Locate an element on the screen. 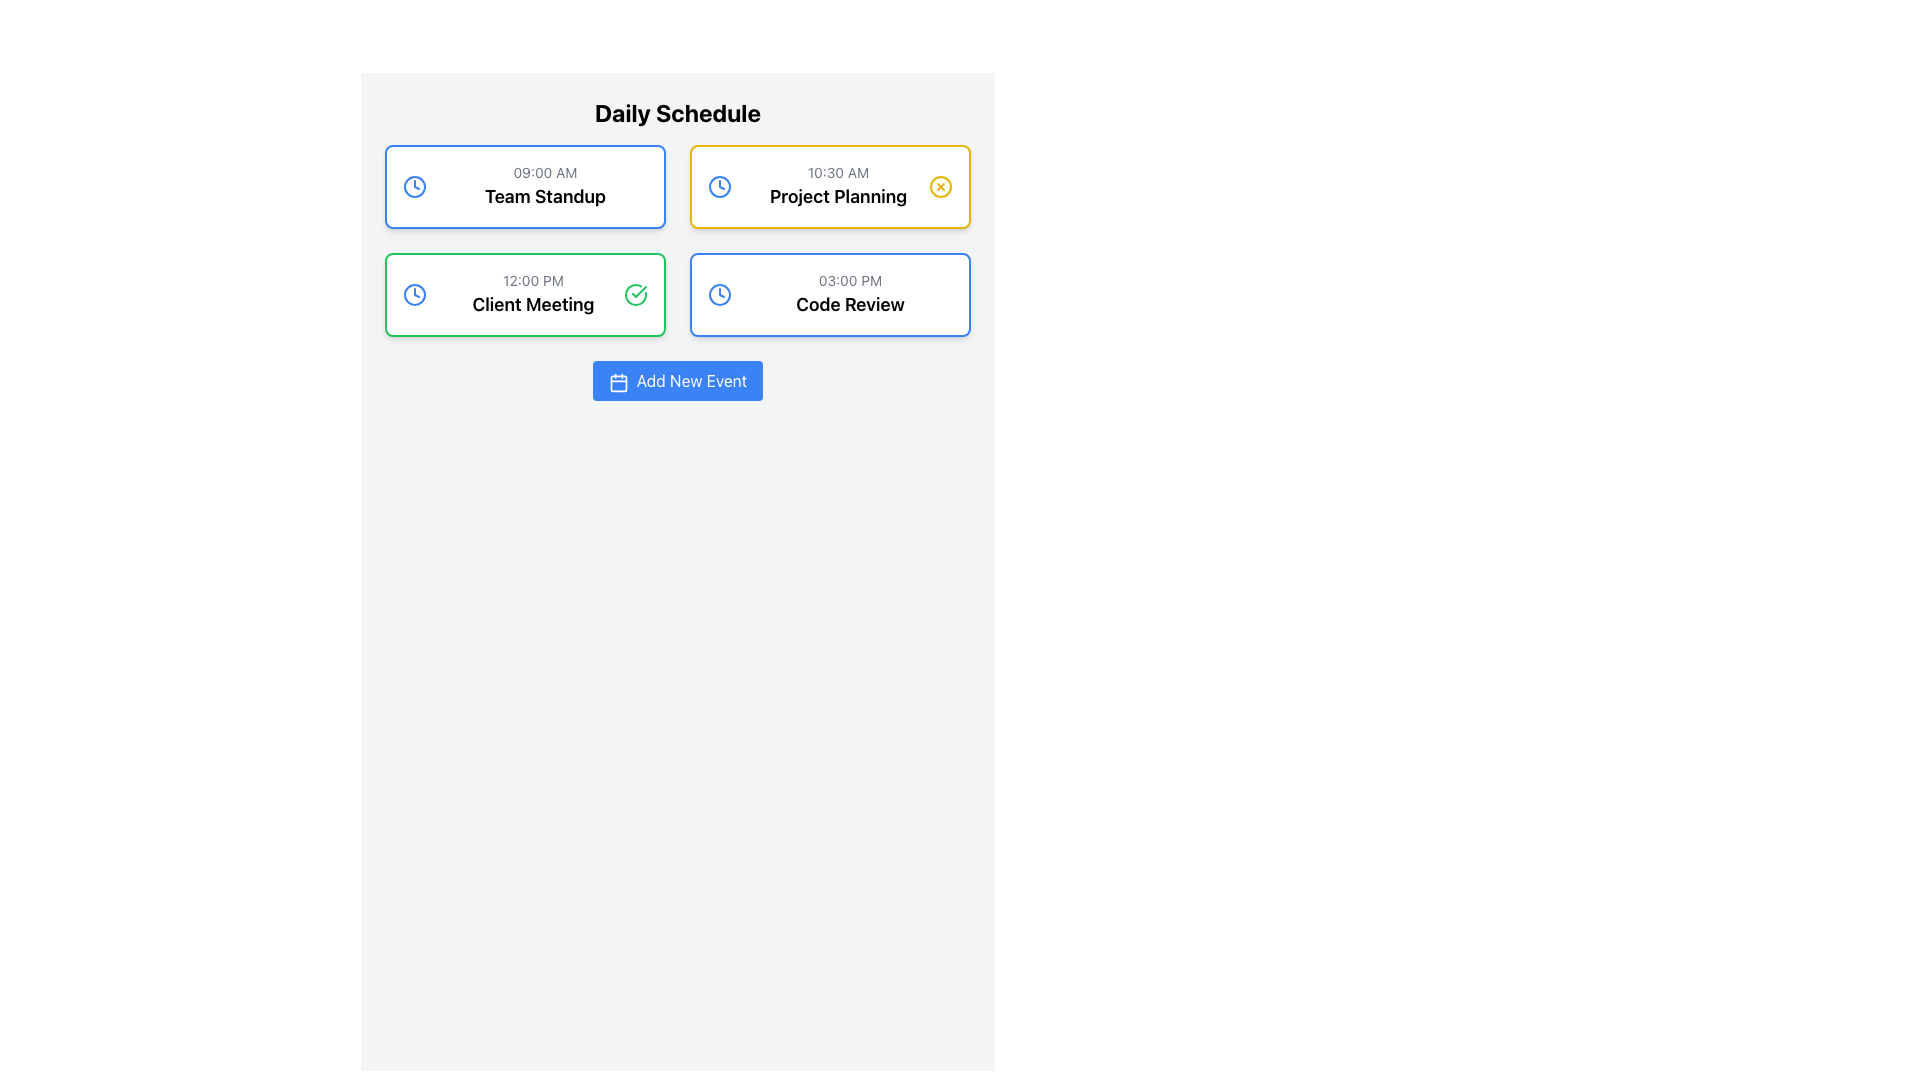 Image resolution: width=1920 pixels, height=1080 pixels. the discard button located at the top-right corner of the 'Project Planning' block is located at coordinates (939, 186).